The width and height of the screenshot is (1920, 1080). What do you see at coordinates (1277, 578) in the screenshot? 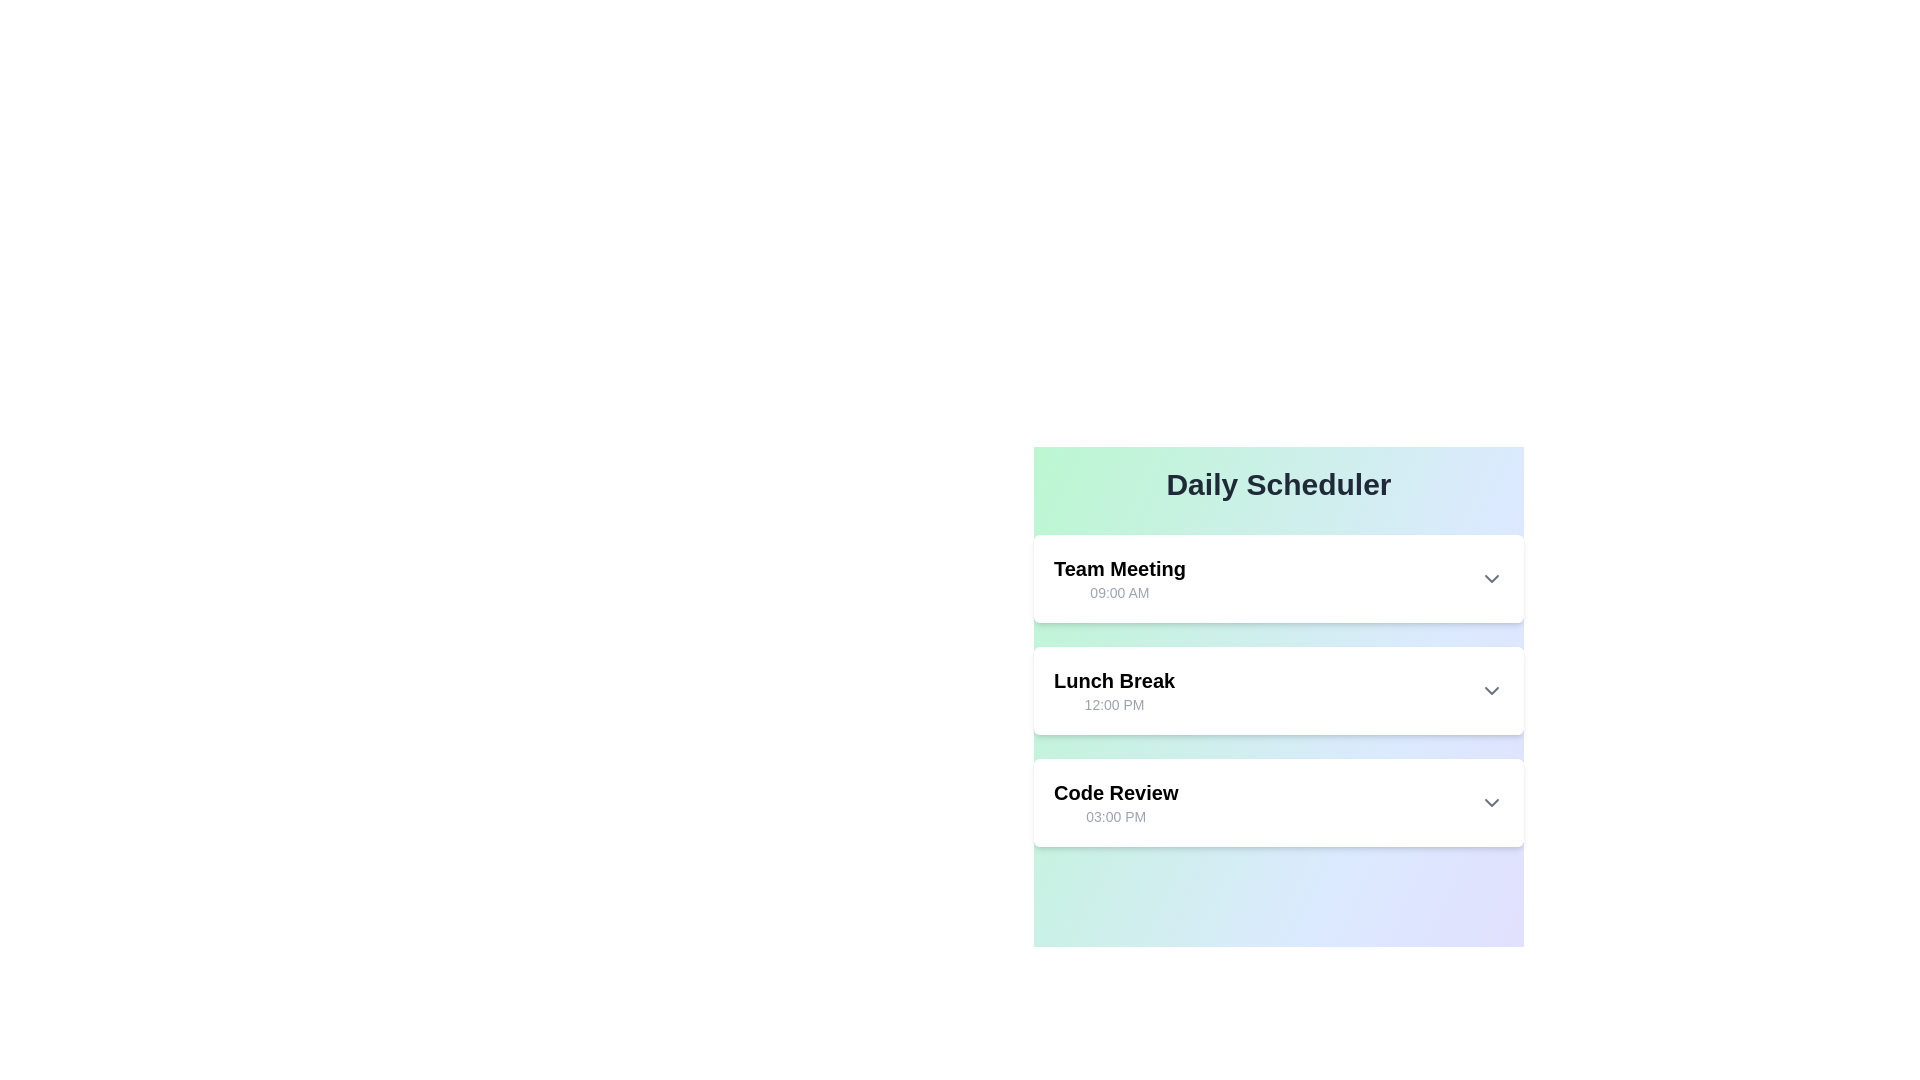
I see `the 'Team Meeting' scheduled event` at bounding box center [1277, 578].